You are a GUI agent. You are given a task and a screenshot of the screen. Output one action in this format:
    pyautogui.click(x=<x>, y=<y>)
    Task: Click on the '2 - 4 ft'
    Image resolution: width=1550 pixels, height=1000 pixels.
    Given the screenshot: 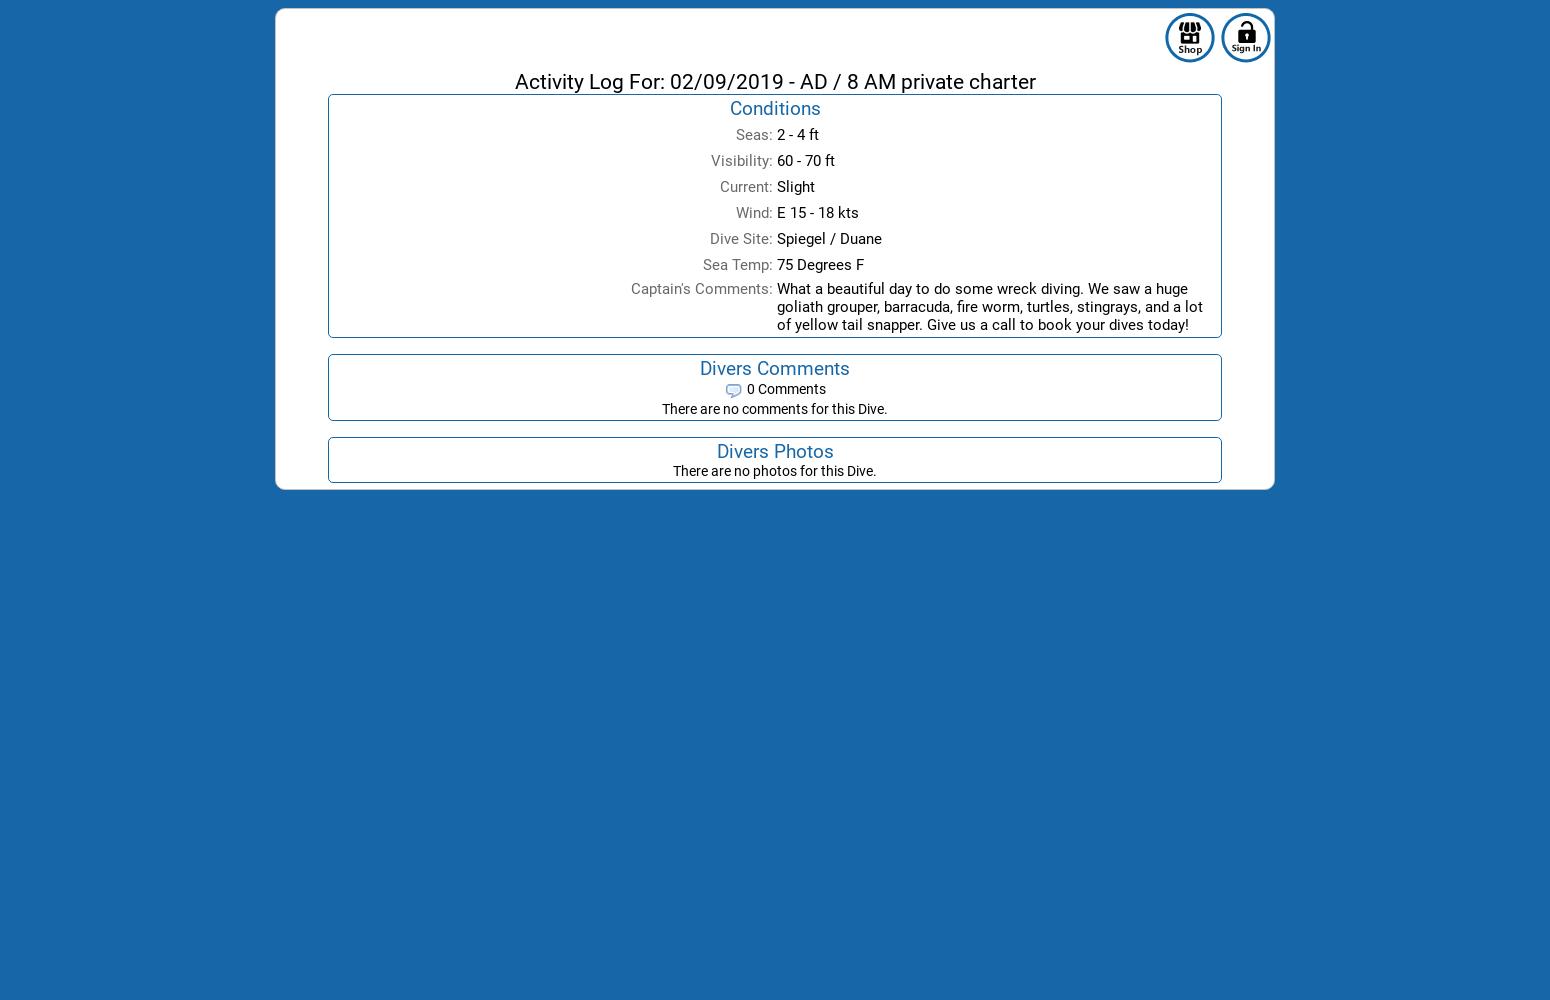 What is the action you would take?
    pyautogui.click(x=796, y=135)
    